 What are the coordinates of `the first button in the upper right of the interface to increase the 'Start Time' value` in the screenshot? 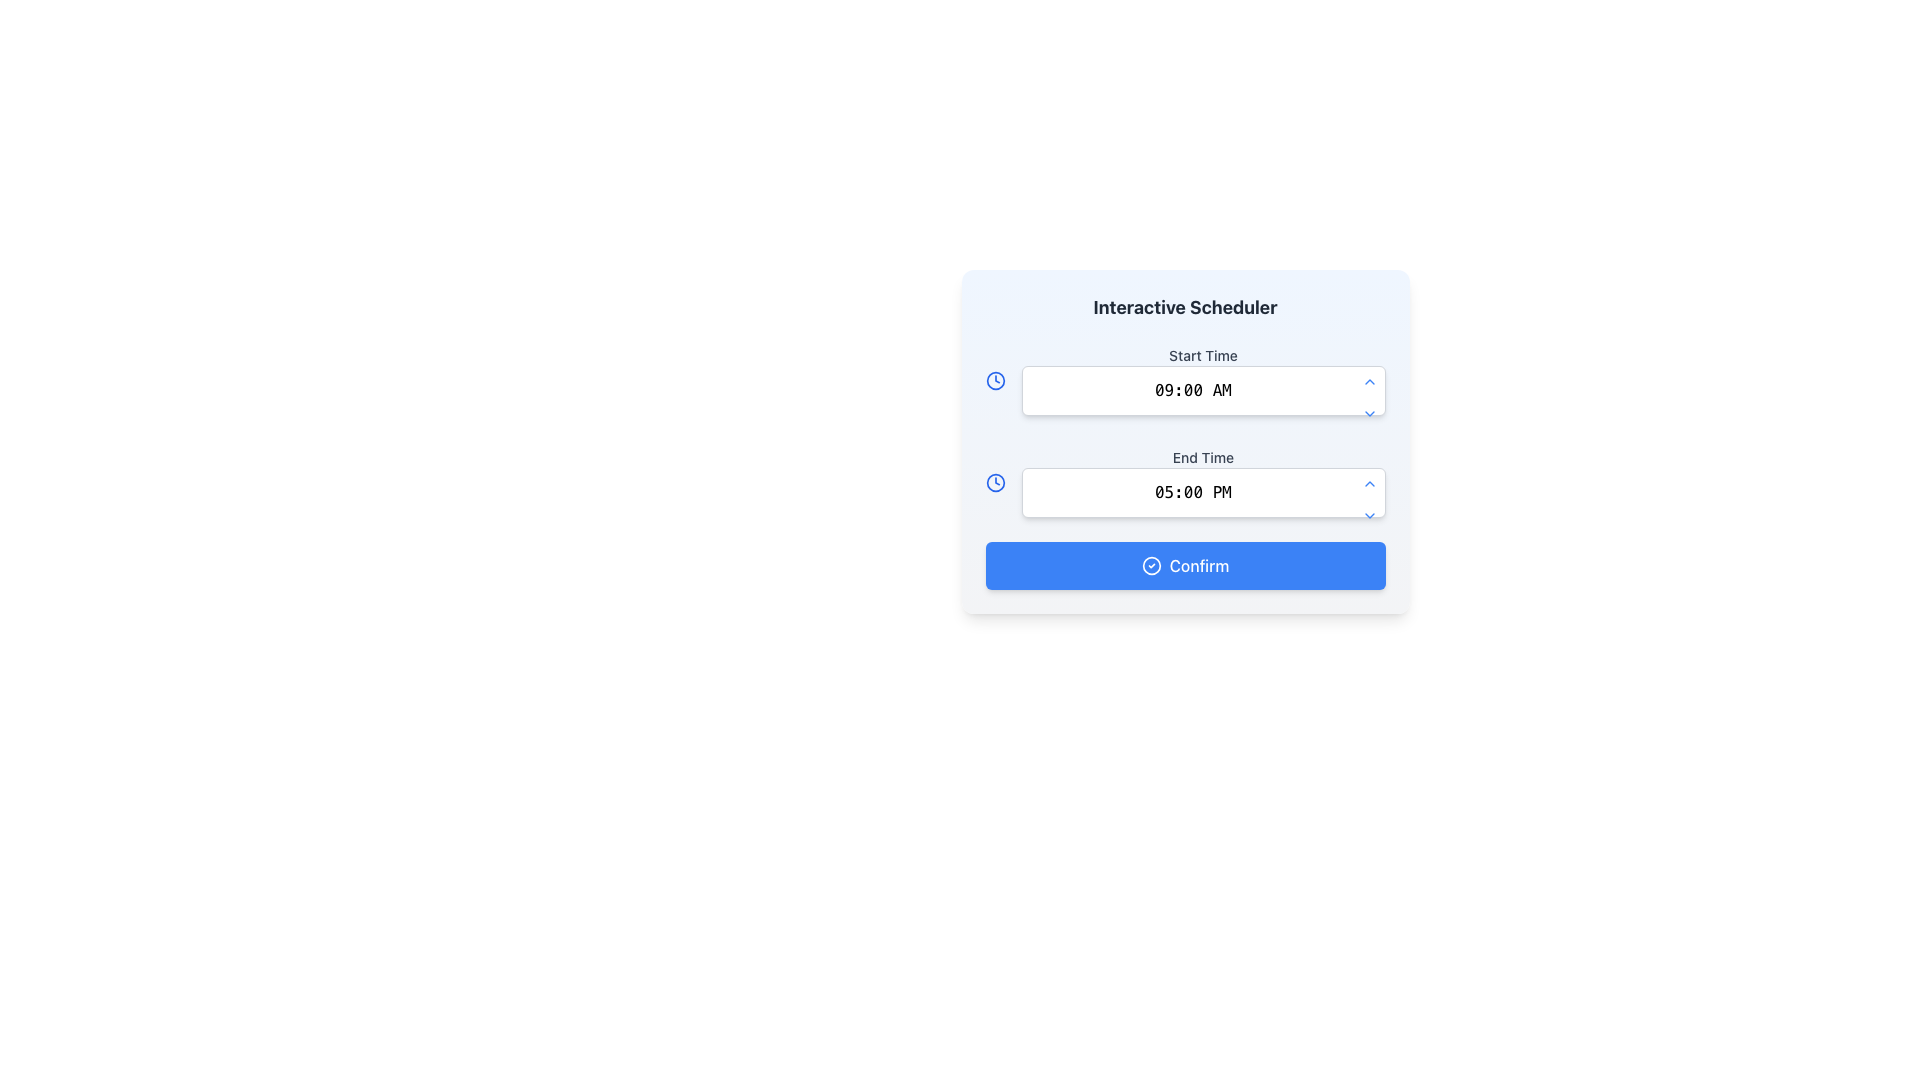 It's located at (1368, 381).